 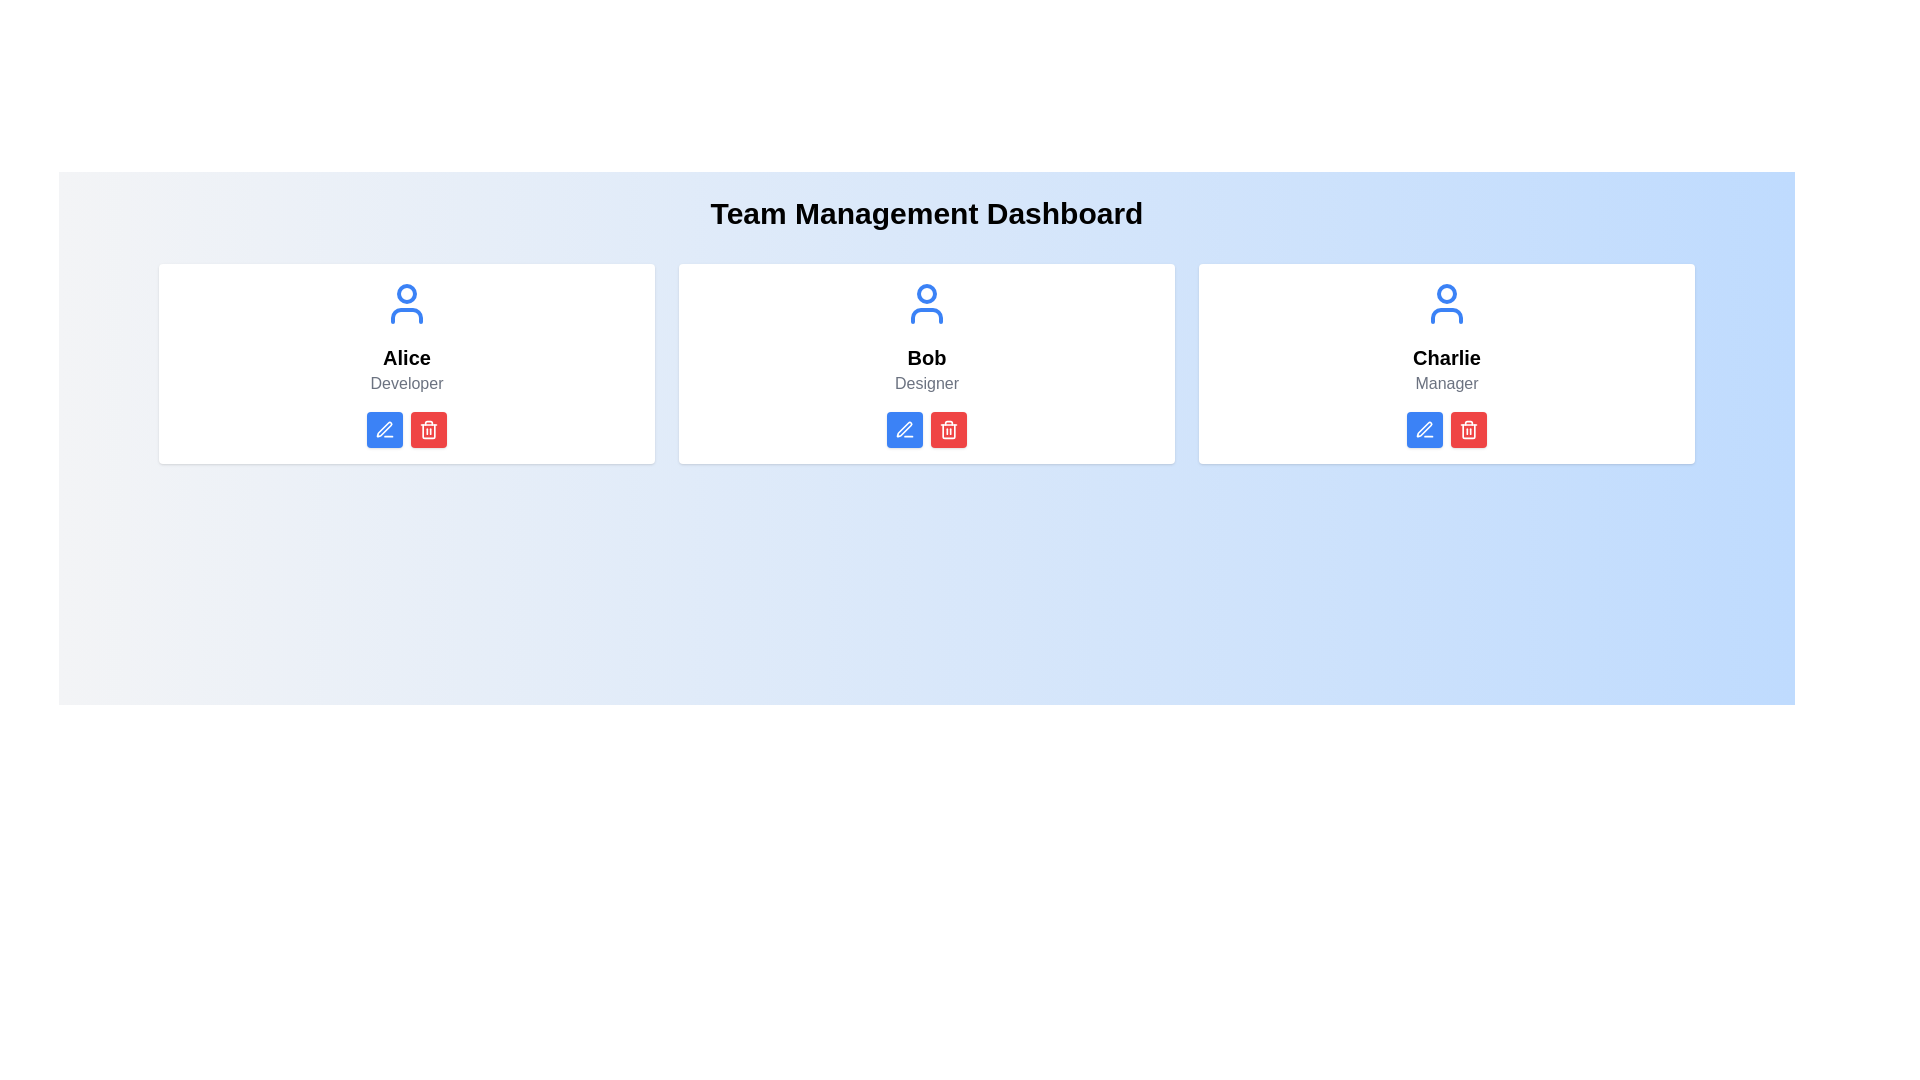 What do you see at coordinates (1423, 428) in the screenshot?
I see `the pen icon button located to the left of the red trashbin icon below the text 'Charlie - Manager' to initiate editing of Charlie's profile` at bounding box center [1423, 428].